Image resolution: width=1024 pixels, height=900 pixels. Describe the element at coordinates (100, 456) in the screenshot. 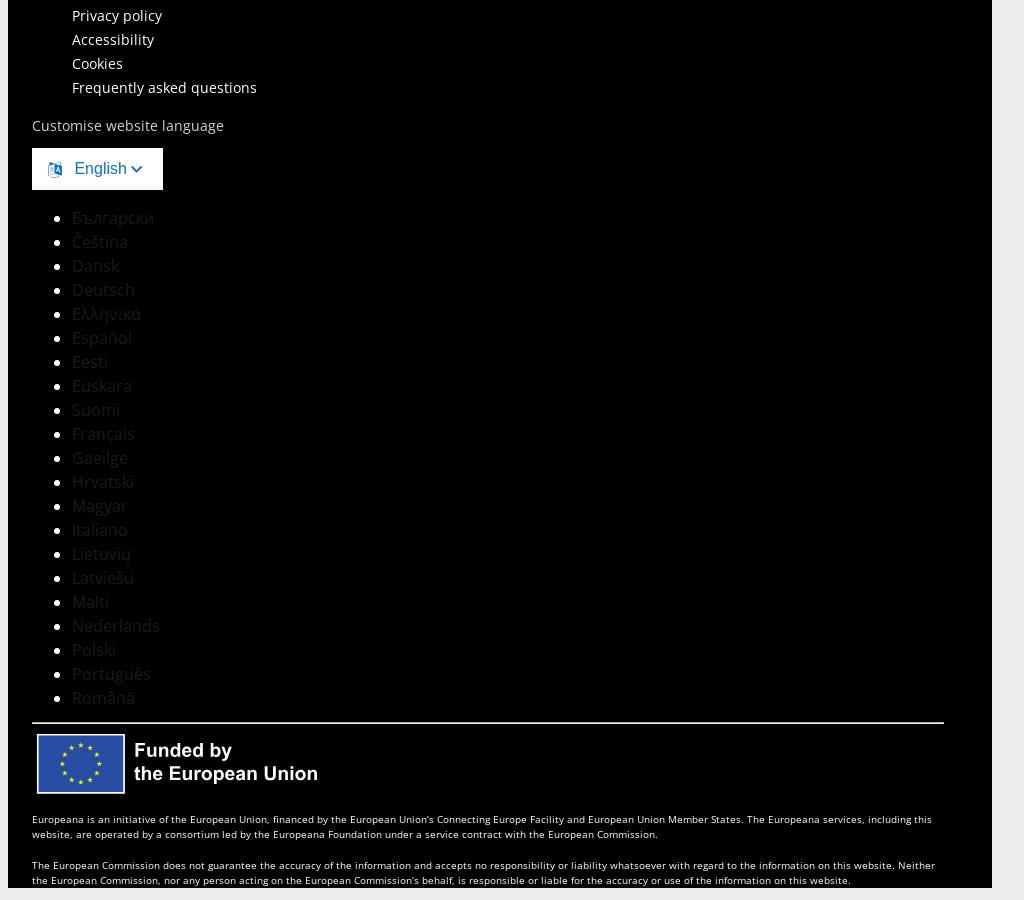

I see `'Gaeilge'` at that location.